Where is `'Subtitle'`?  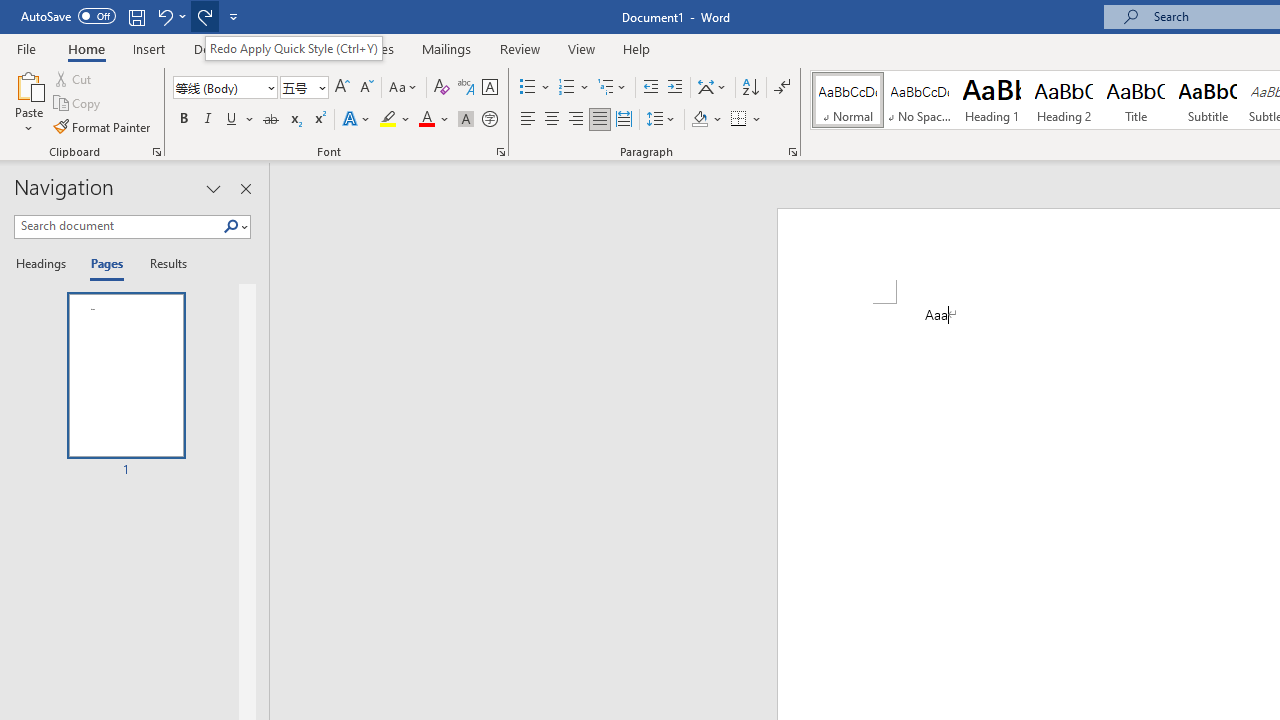 'Subtitle' is located at coordinates (1207, 100).